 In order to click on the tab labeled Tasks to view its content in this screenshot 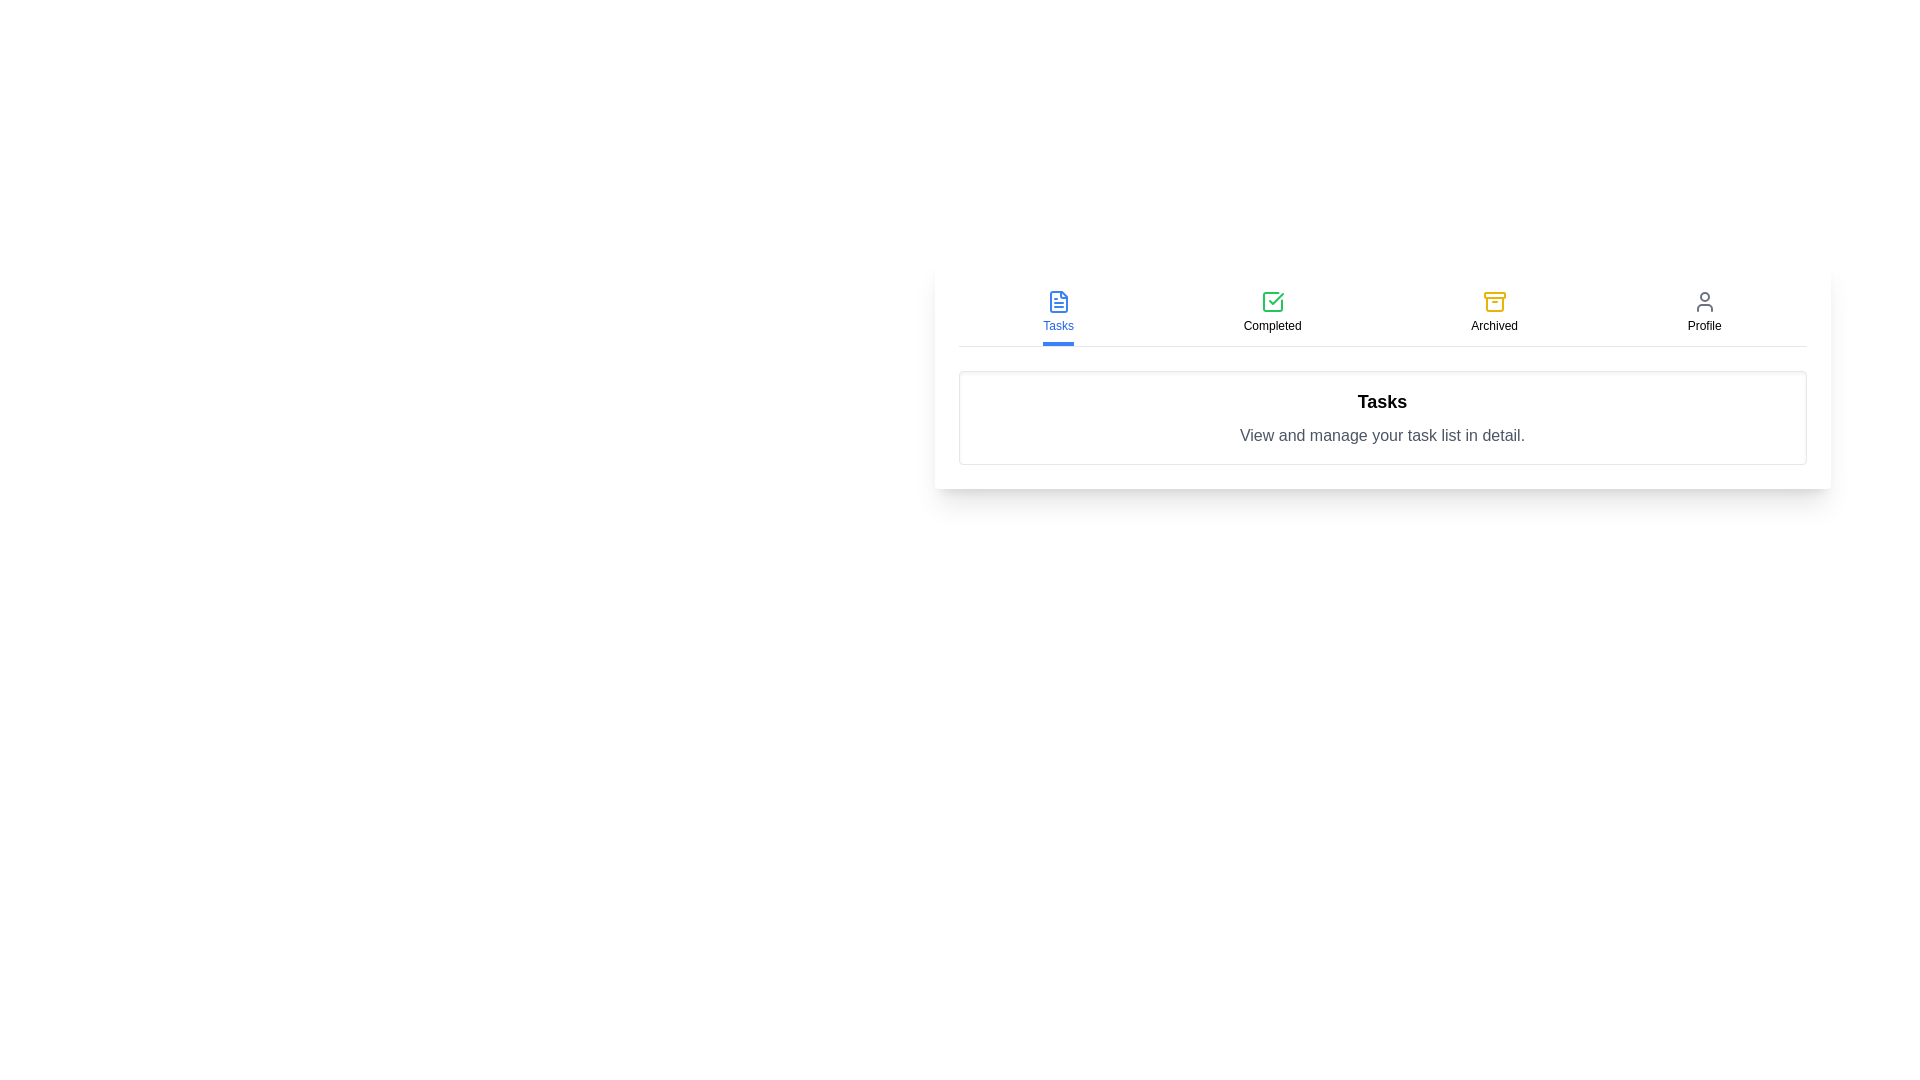, I will do `click(1057, 313)`.